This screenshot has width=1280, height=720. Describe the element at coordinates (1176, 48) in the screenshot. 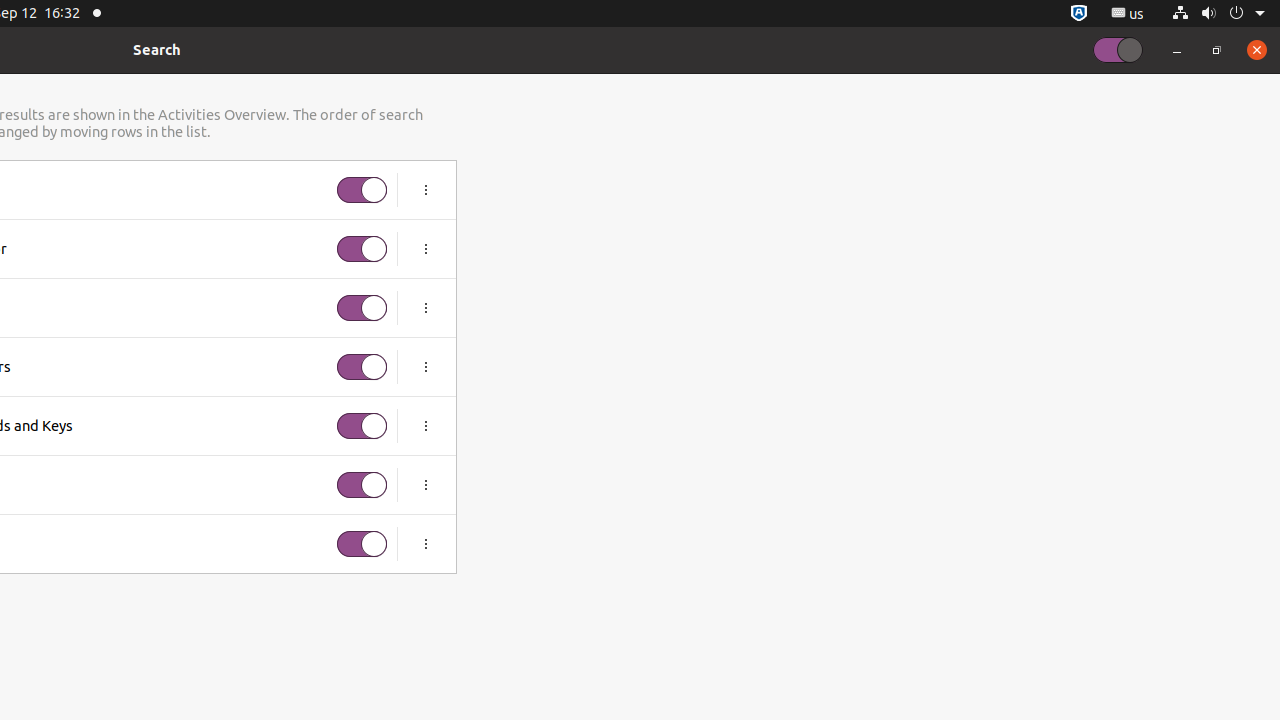

I see `'Minimize'` at that location.